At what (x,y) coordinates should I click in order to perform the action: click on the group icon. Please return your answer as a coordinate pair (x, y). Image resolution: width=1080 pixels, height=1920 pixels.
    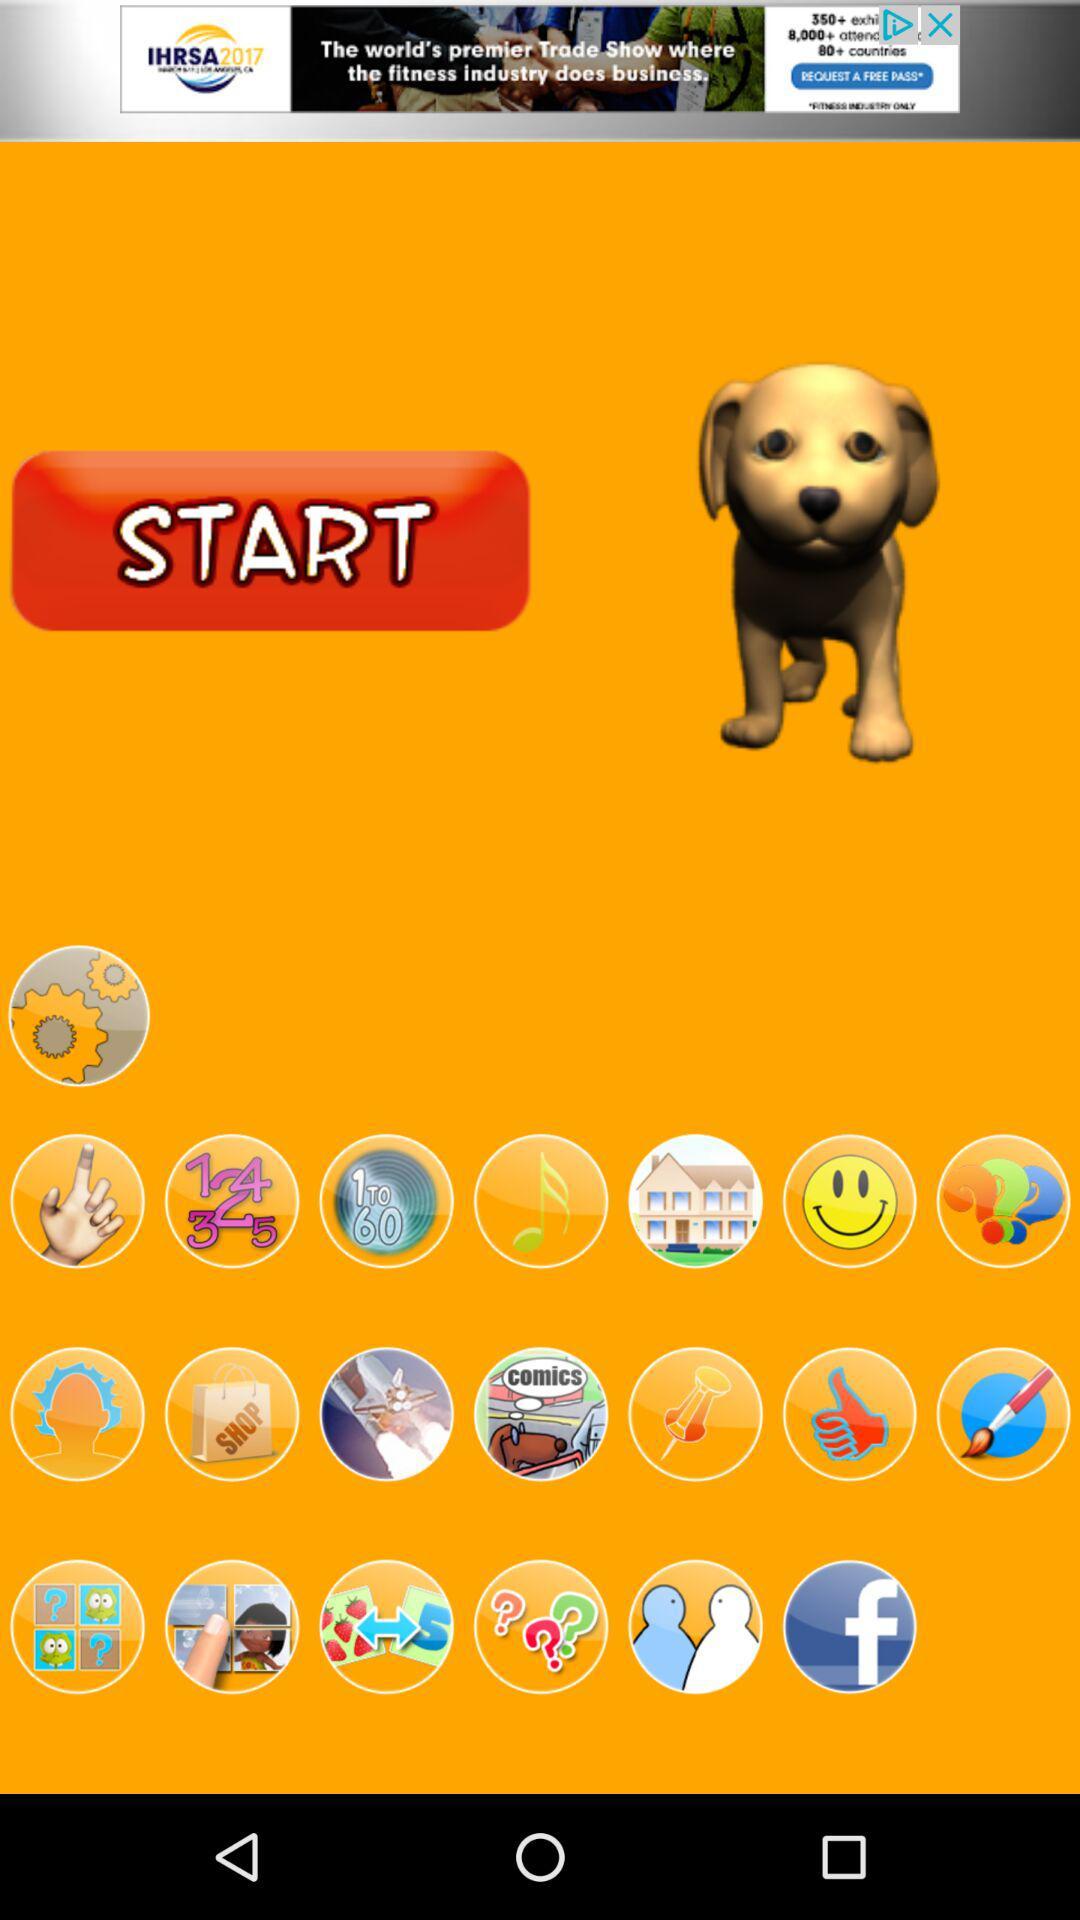
    Looking at the image, I should click on (694, 1740).